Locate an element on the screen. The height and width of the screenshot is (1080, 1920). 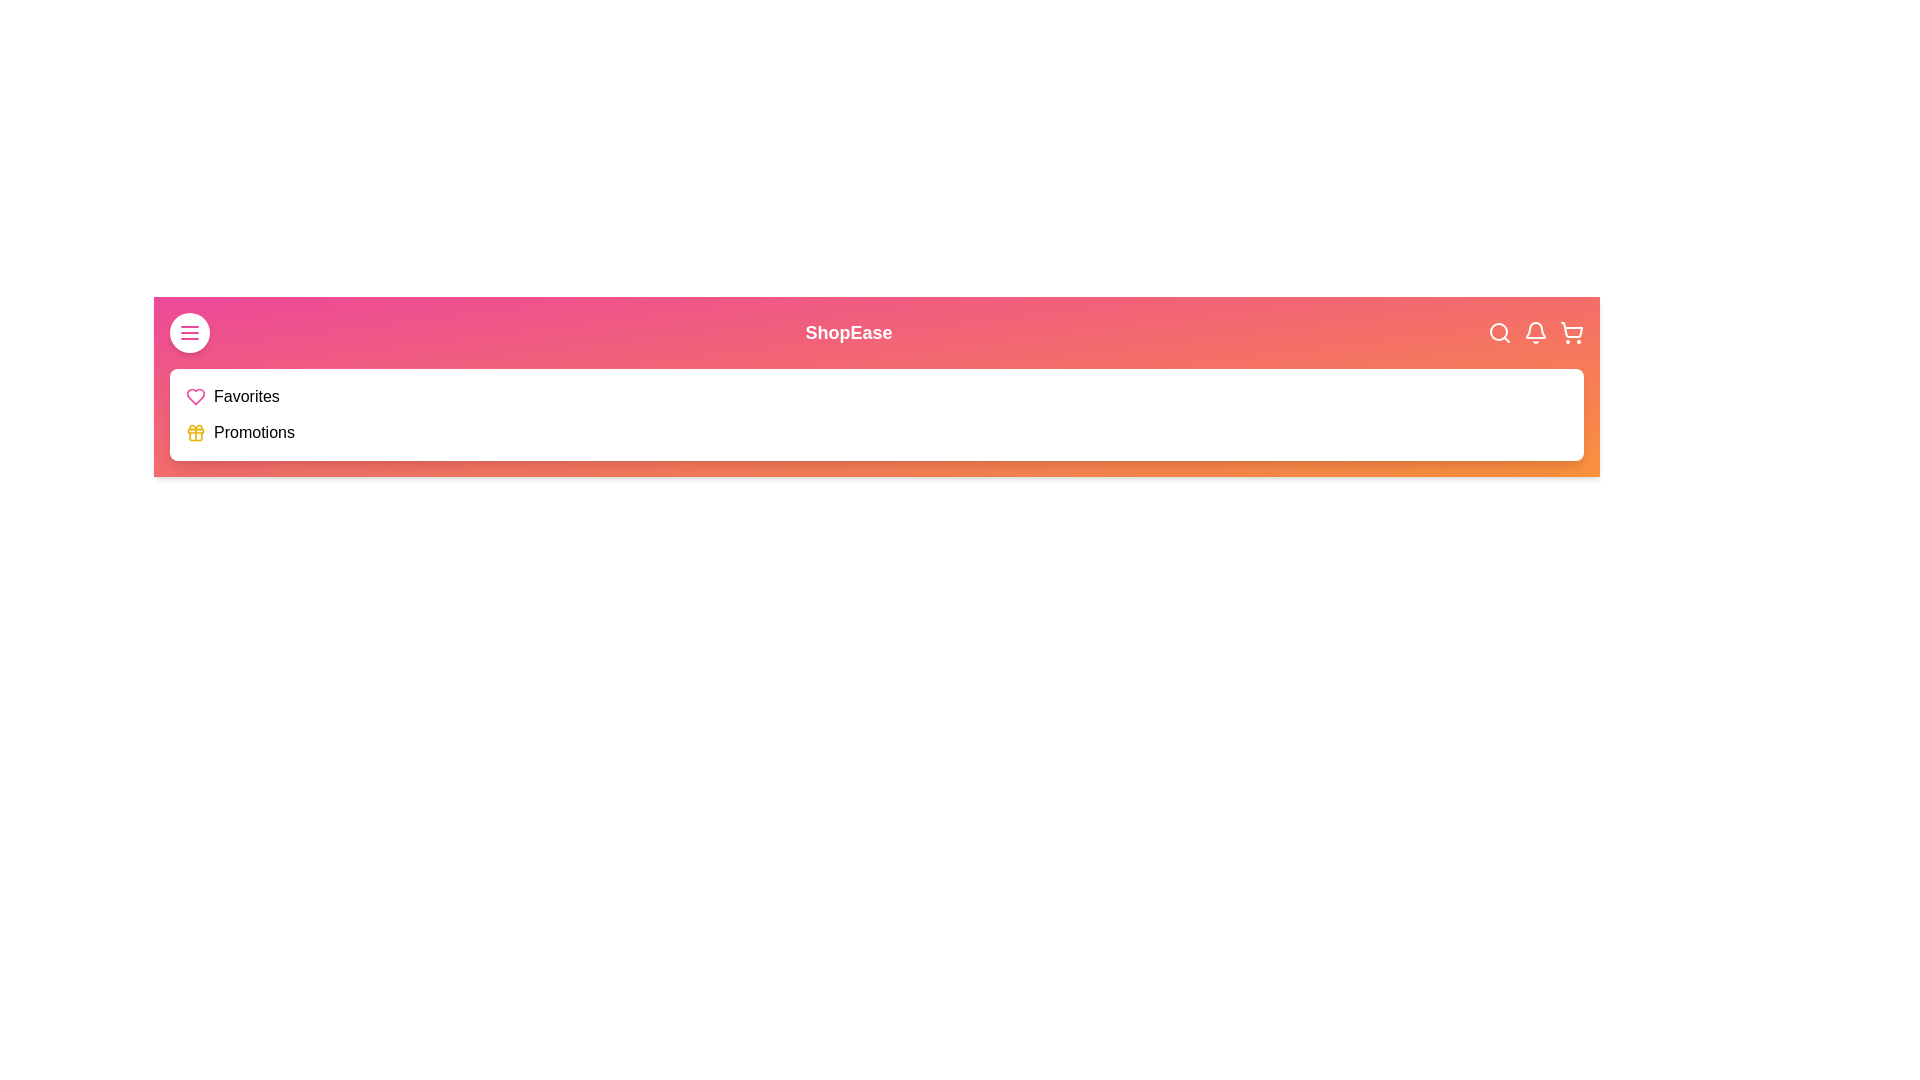
the bell icon to access notifications is located at coordinates (1535, 331).